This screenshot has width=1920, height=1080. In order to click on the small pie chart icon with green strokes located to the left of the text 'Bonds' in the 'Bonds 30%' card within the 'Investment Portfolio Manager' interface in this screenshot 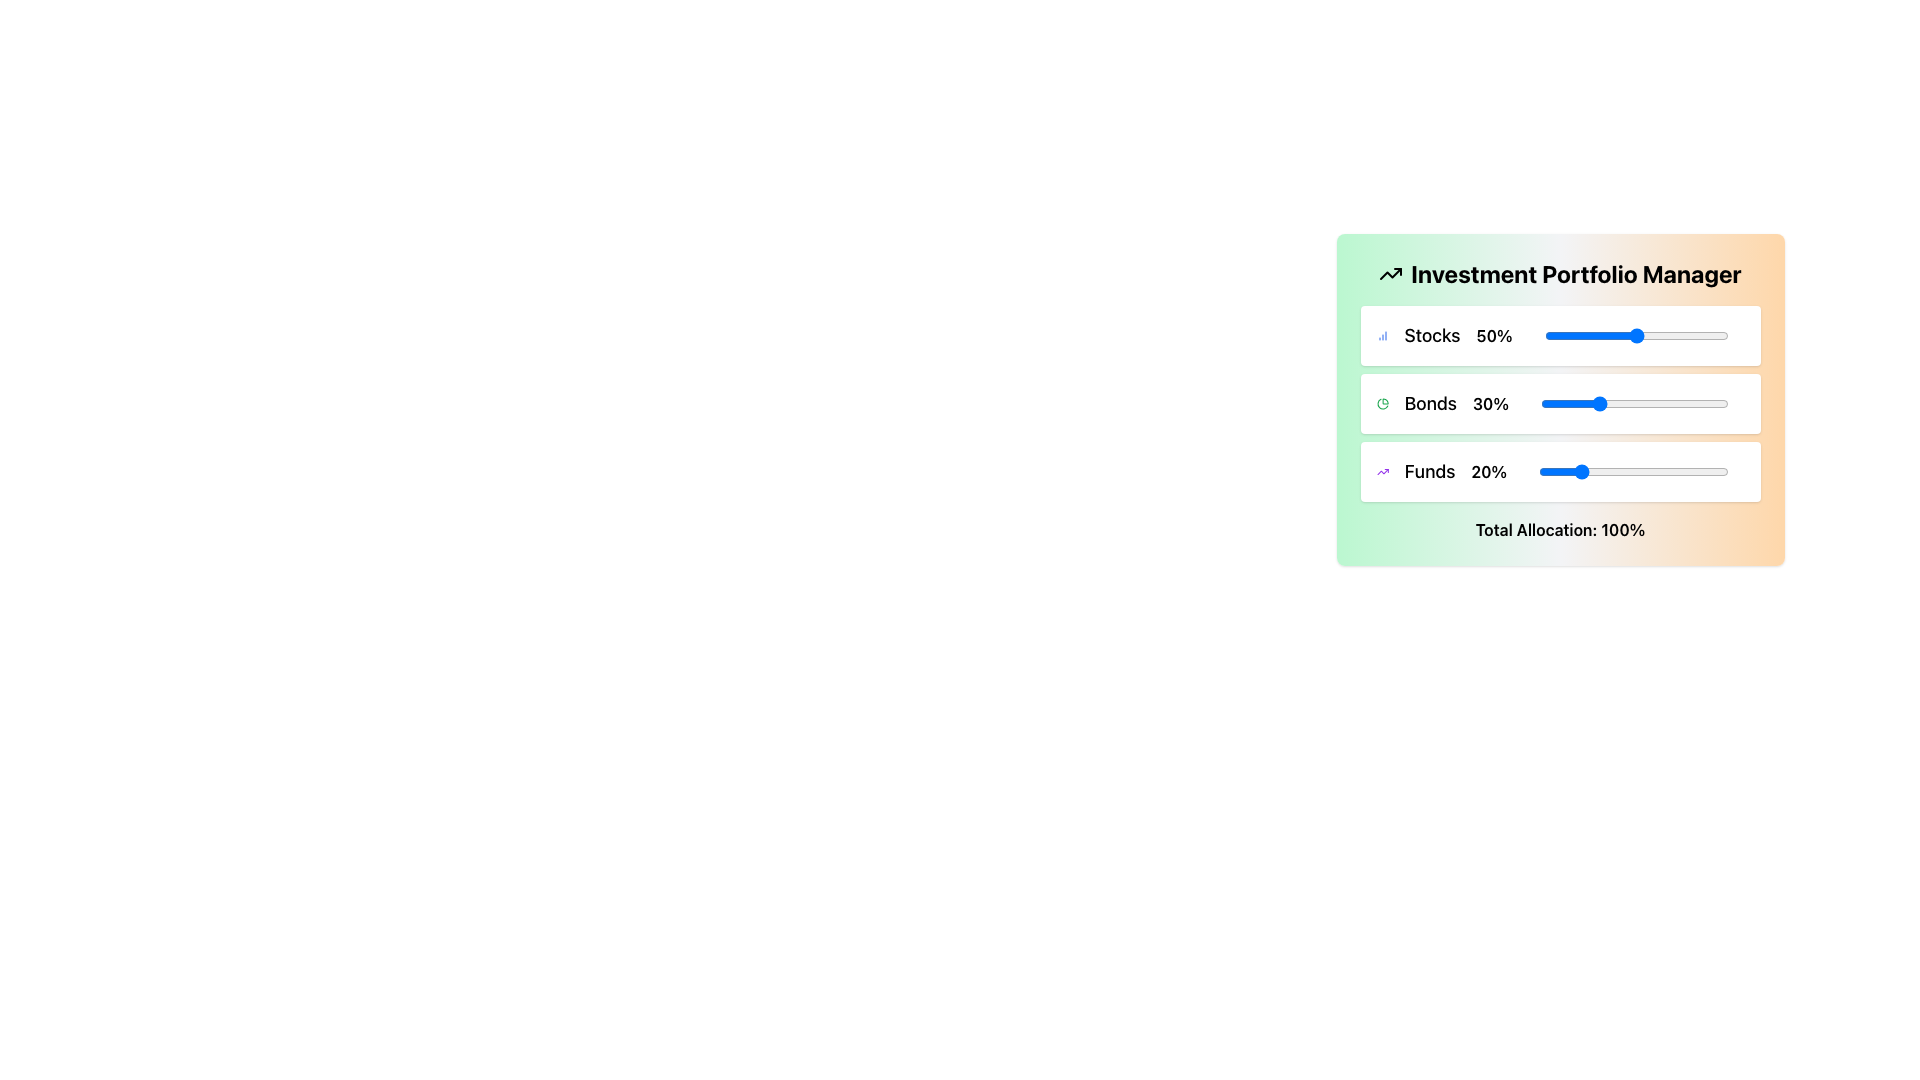, I will do `click(1381, 404)`.